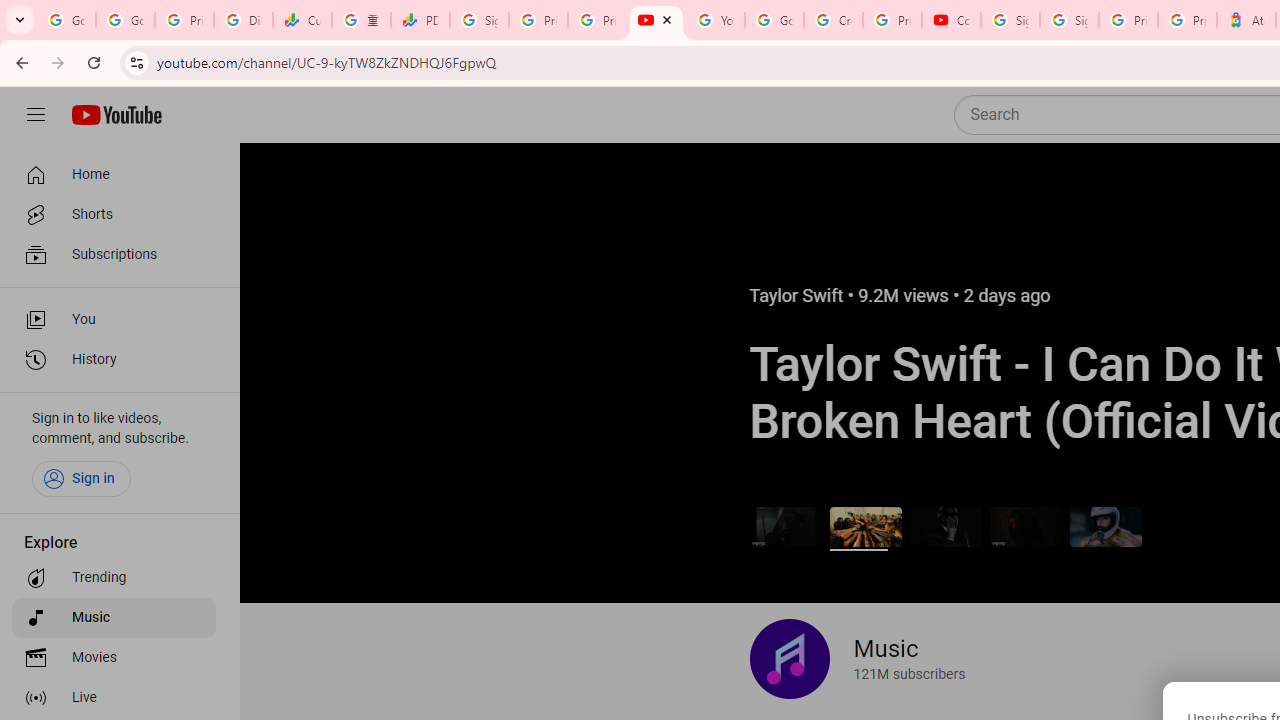 The height and width of the screenshot is (720, 1280). I want to click on 'Subscriptions', so click(112, 253).